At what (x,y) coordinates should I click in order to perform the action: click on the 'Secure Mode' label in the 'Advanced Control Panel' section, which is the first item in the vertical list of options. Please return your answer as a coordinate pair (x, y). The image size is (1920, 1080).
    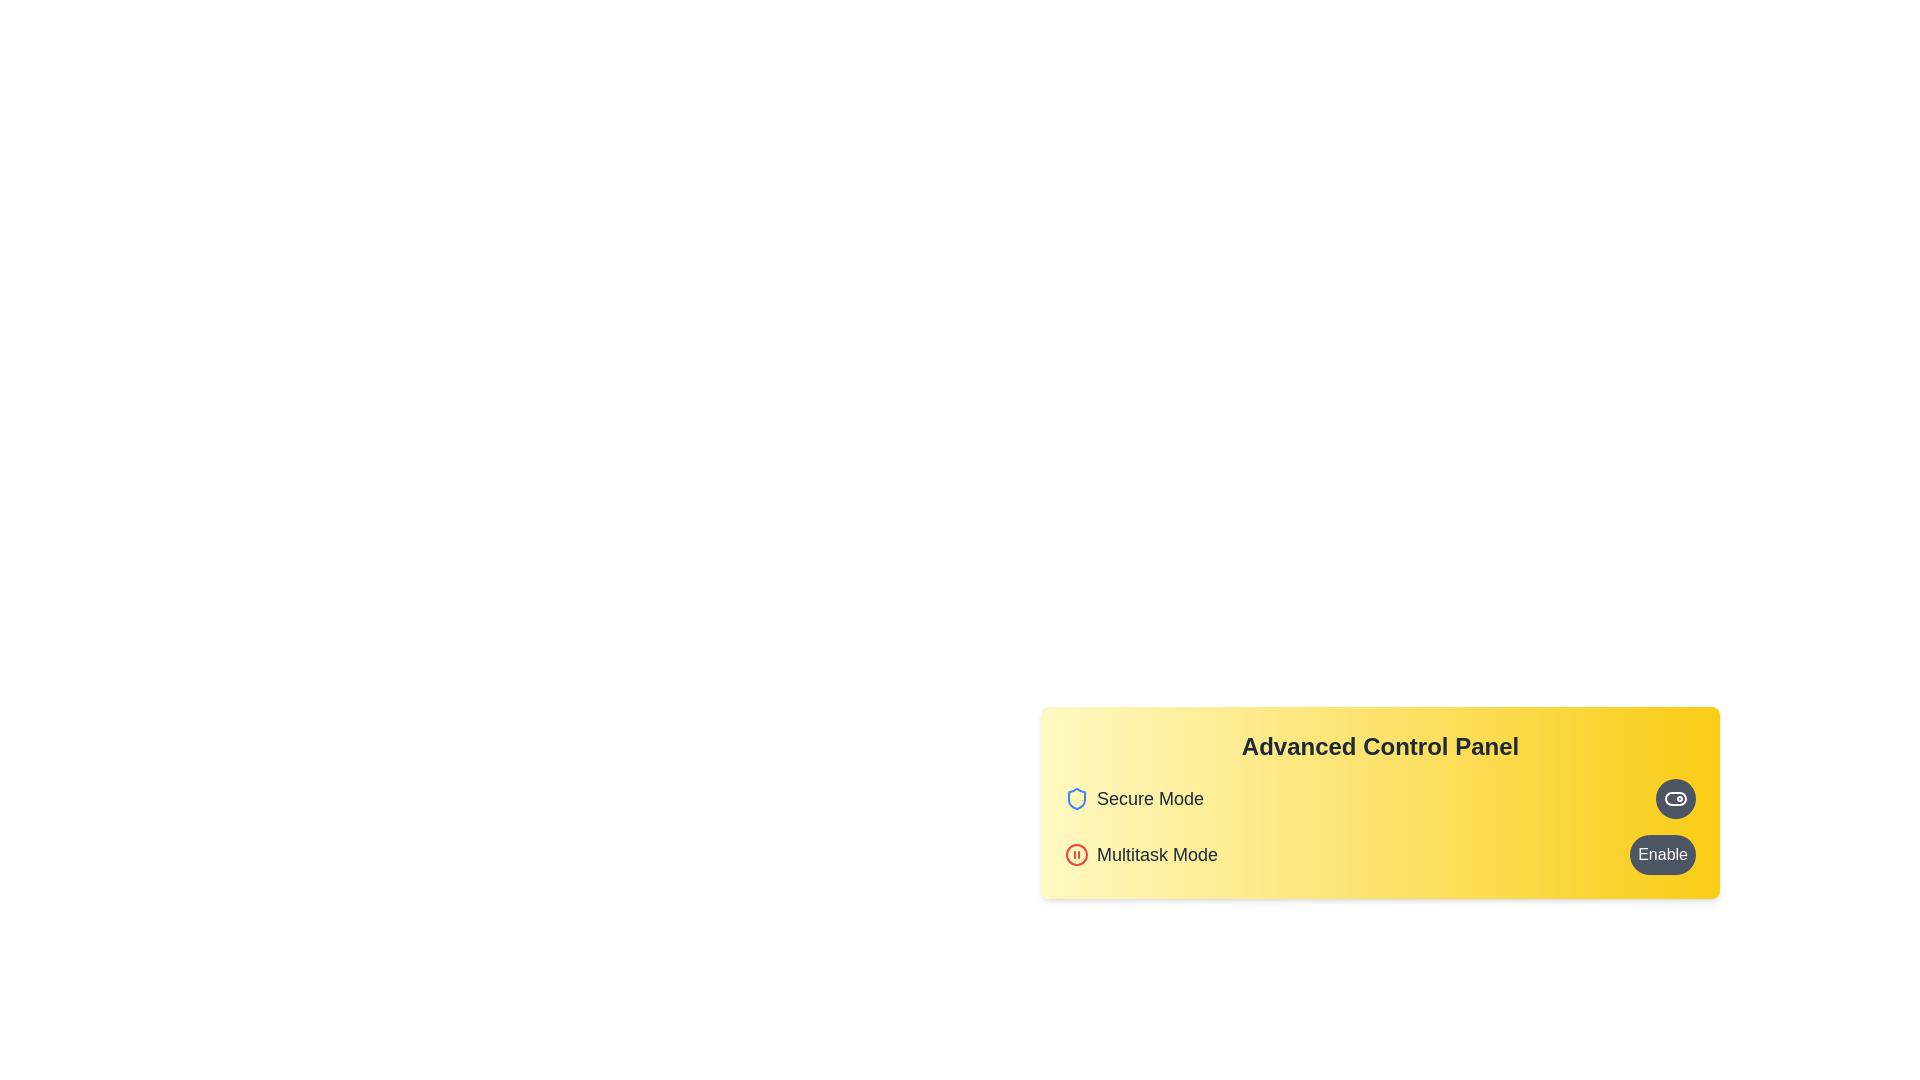
    Looking at the image, I should click on (1134, 797).